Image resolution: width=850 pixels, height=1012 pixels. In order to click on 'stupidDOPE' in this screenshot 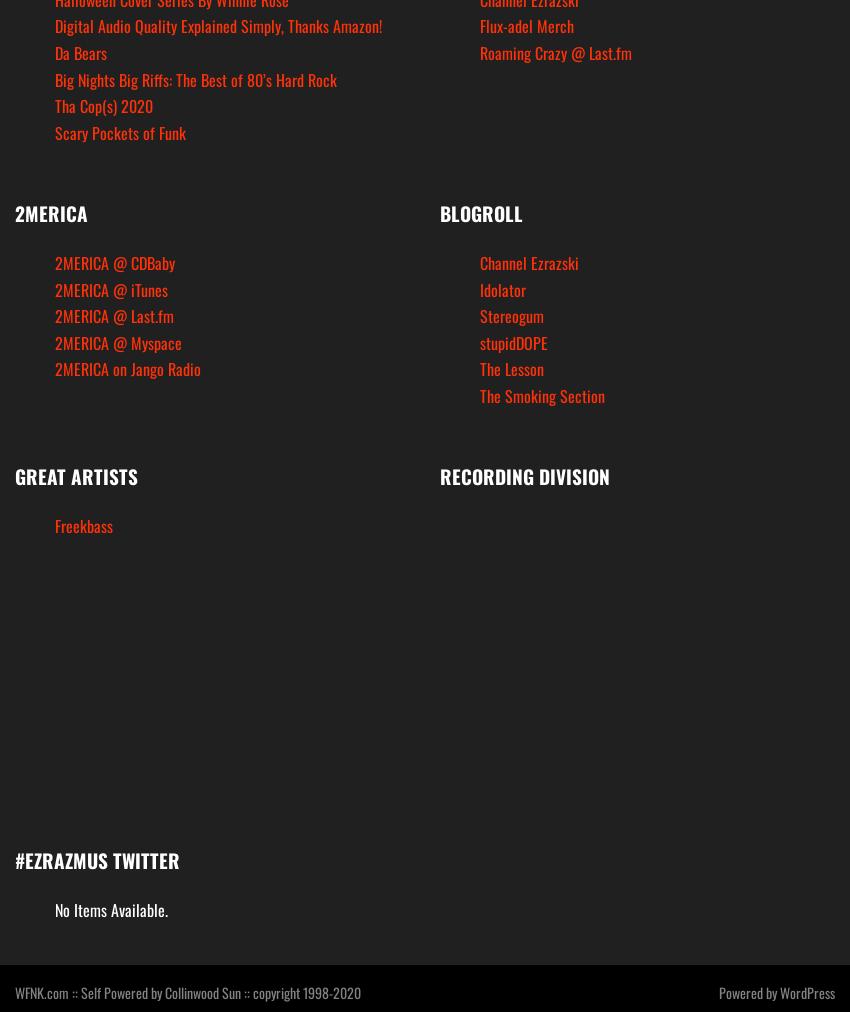, I will do `click(512, 340)`.